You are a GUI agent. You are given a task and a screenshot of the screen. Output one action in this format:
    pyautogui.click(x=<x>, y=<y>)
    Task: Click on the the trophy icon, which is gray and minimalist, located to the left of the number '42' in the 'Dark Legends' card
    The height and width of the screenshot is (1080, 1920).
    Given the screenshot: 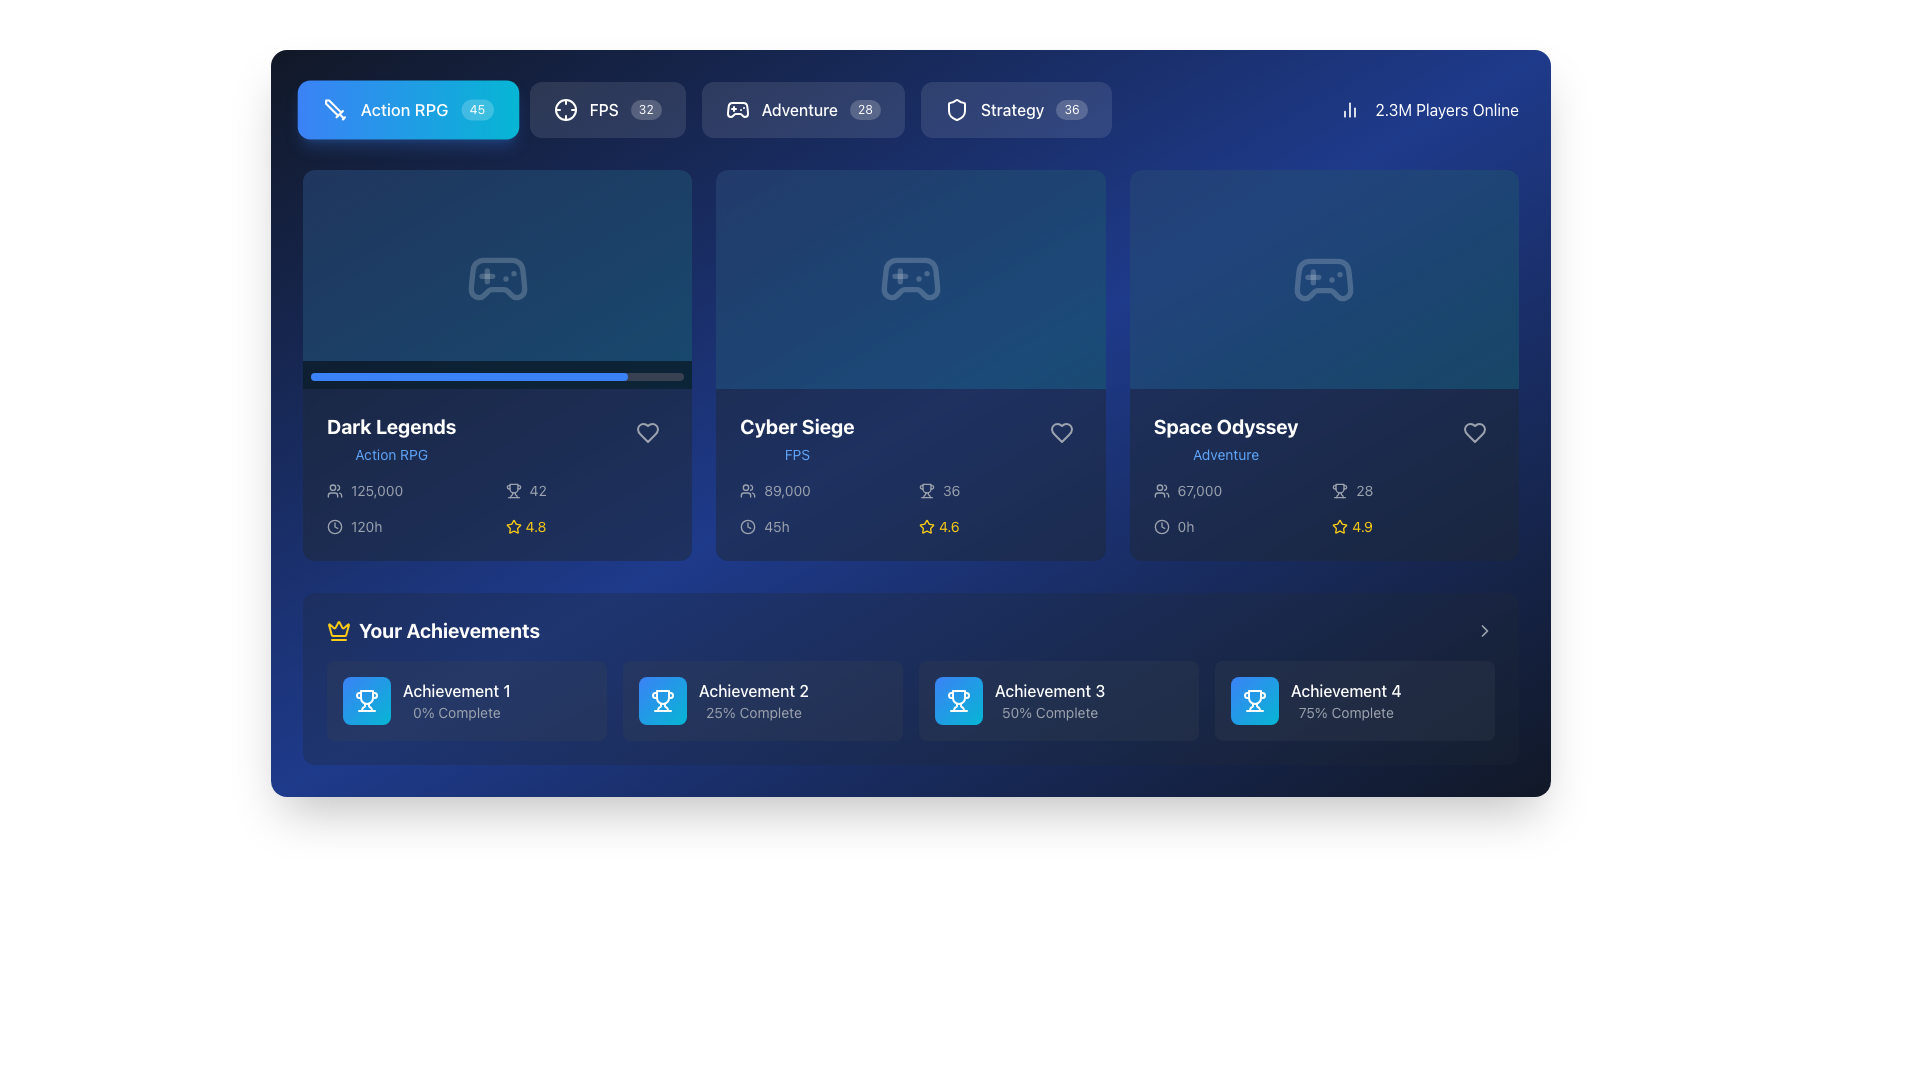 What is the action you would take?
    pyautogui.click(x=513, y=490)
    